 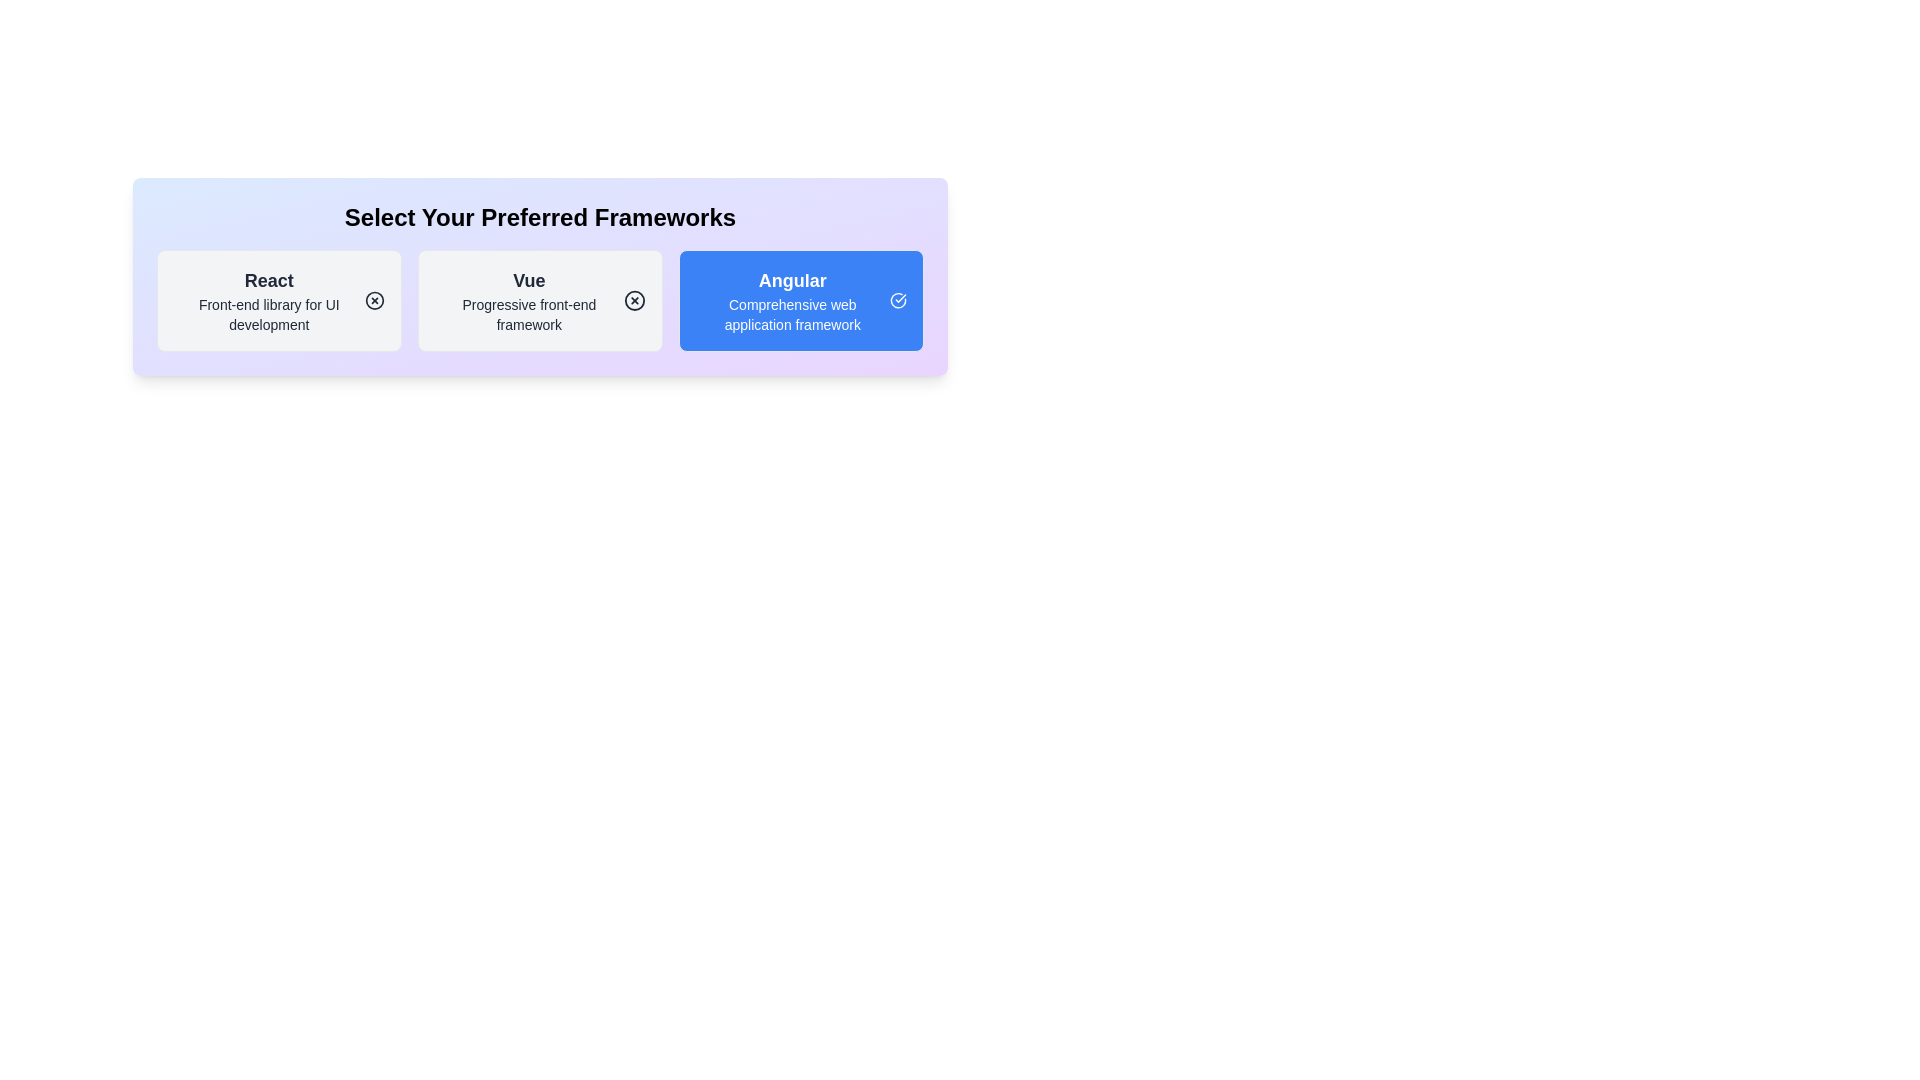 I want to click on the chip labeled Angular, so click(x=801, y=300).